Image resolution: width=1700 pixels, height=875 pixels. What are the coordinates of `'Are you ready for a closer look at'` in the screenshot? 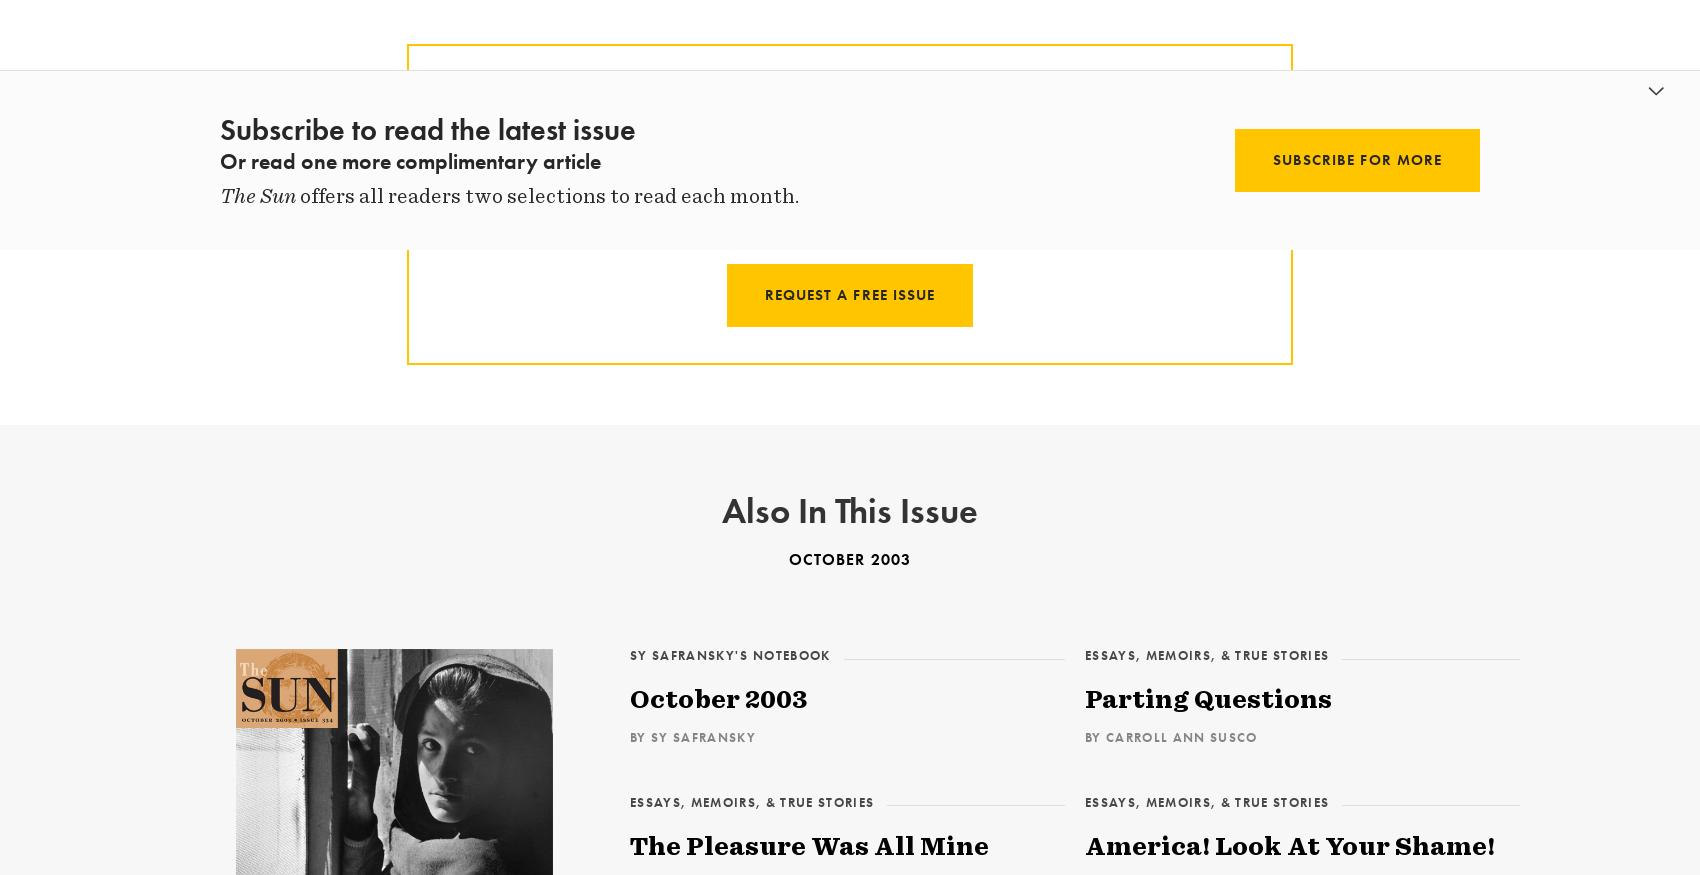 It's located at (811, 141).